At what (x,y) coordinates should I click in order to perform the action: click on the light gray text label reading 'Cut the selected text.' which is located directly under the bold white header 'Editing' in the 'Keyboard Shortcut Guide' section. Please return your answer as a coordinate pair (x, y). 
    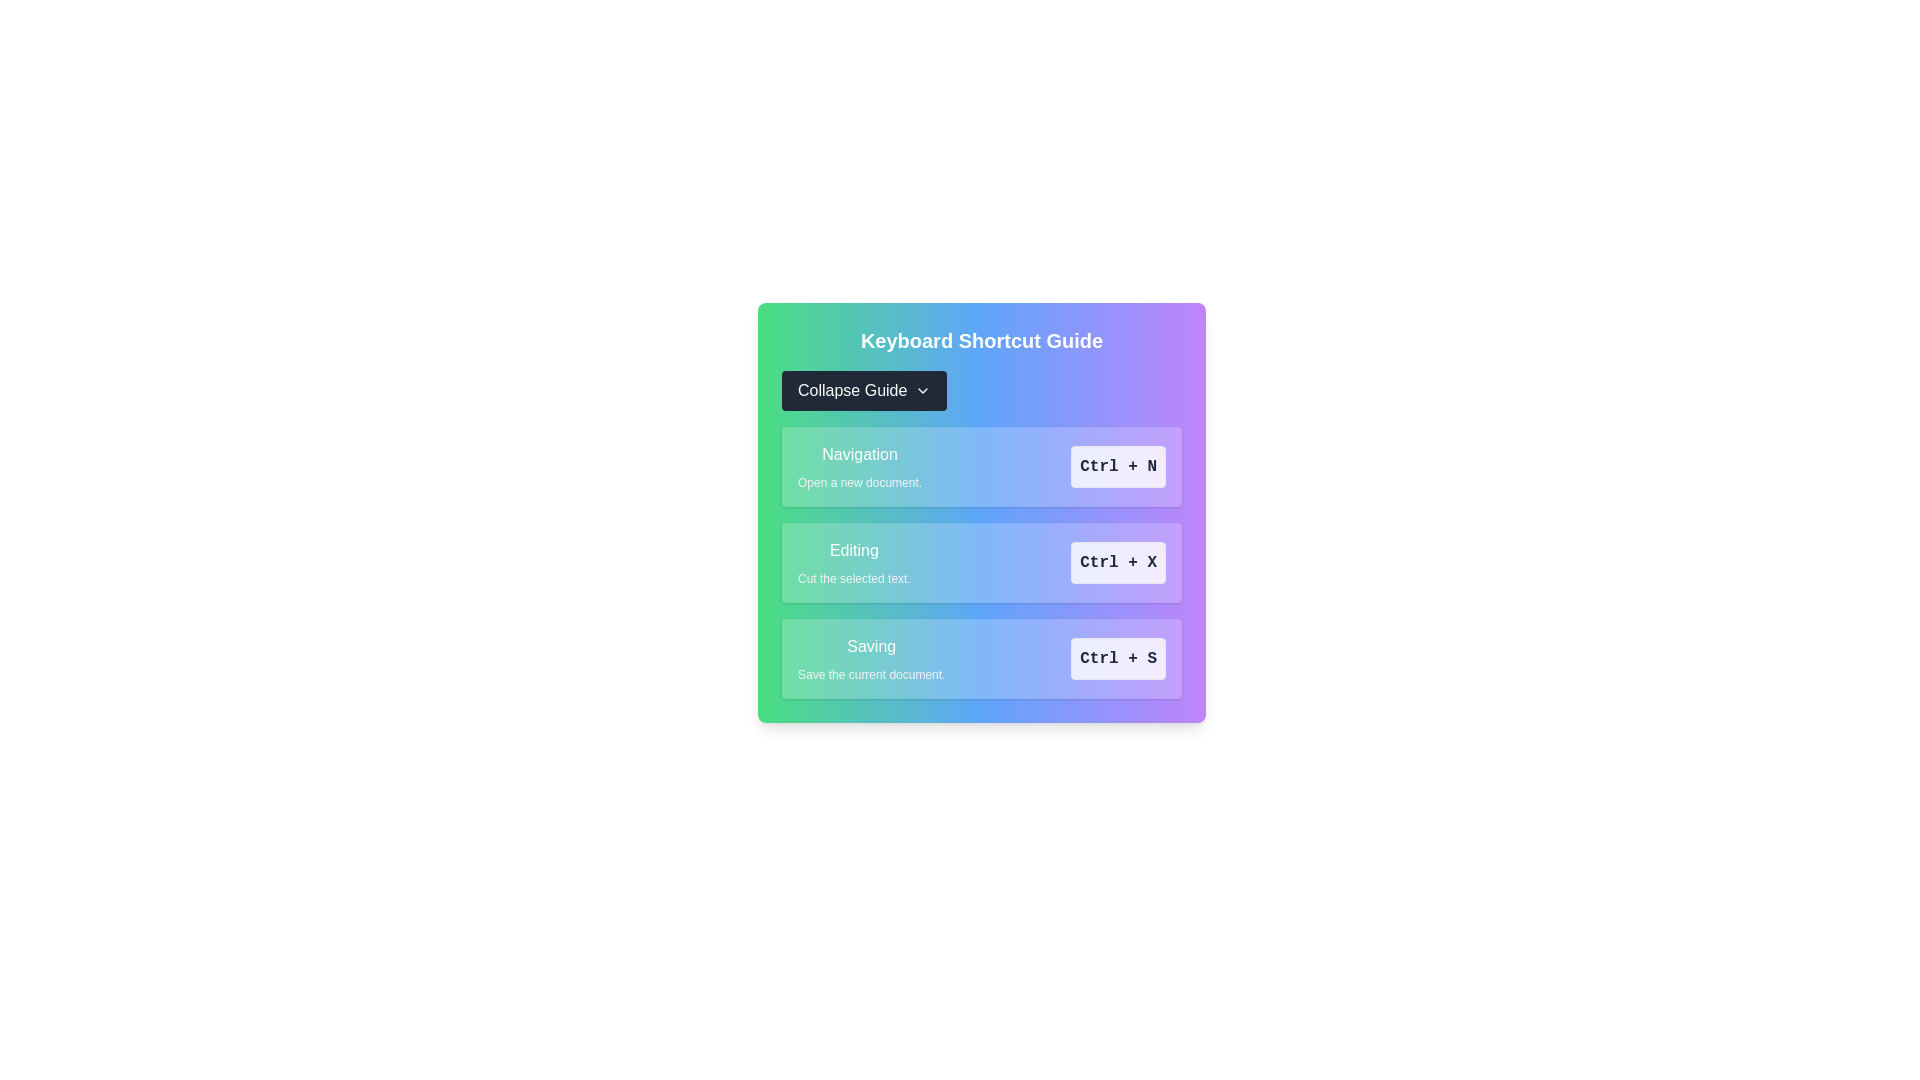
    Looking at the image, I should click on (854, 578).